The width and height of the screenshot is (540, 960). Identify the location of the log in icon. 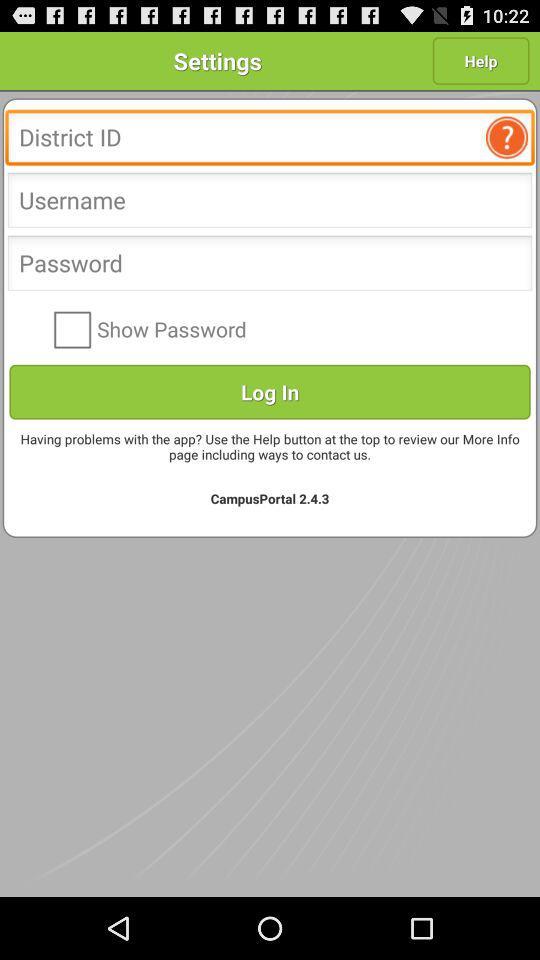
(270, 390).